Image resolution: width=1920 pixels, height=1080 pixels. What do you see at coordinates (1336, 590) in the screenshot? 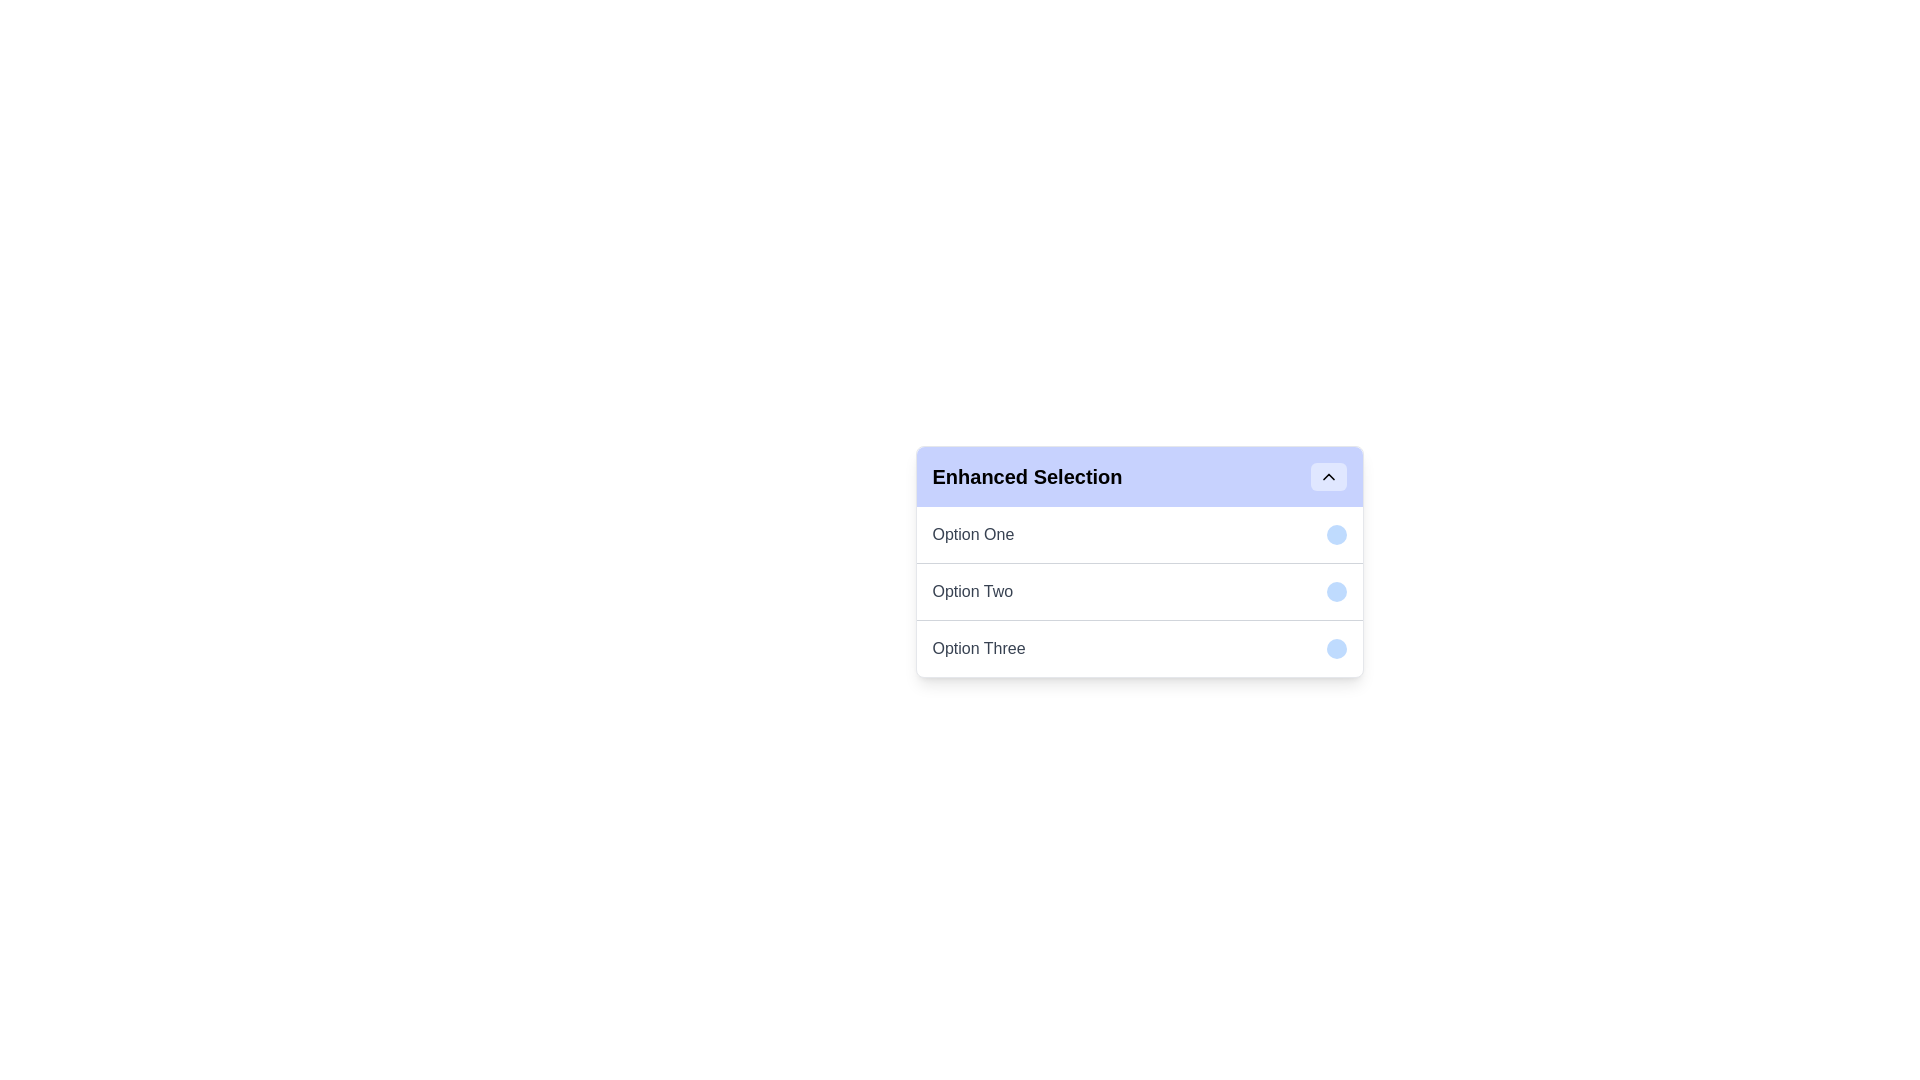
I see `the second indicator associated with 'Option Two' in the selection list to trigger changes in other parts of the row` at bounding box center [1336, 590].